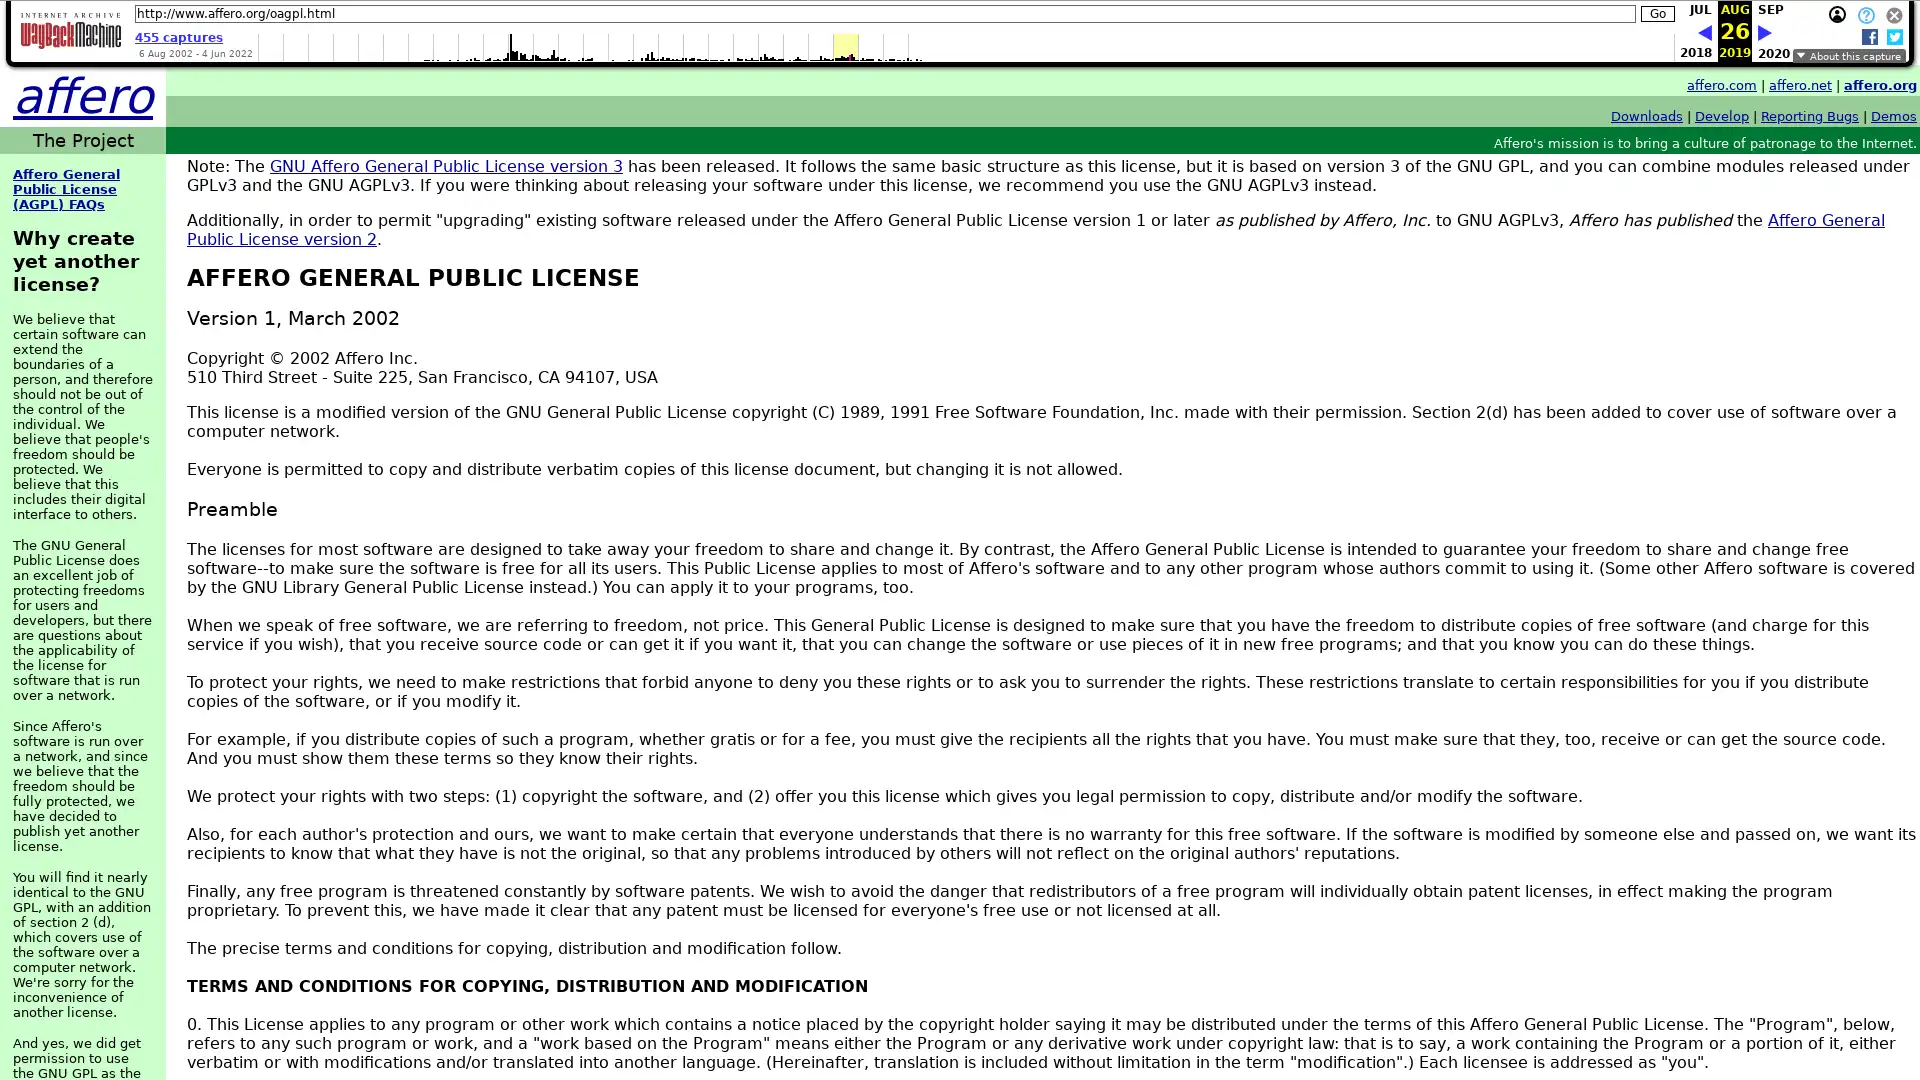 This screenshot has height=1080, width=1920. What do you see at coordinates (1657, 14) in the screenshot?
I see `Go` at bounding box center [1657, 14].